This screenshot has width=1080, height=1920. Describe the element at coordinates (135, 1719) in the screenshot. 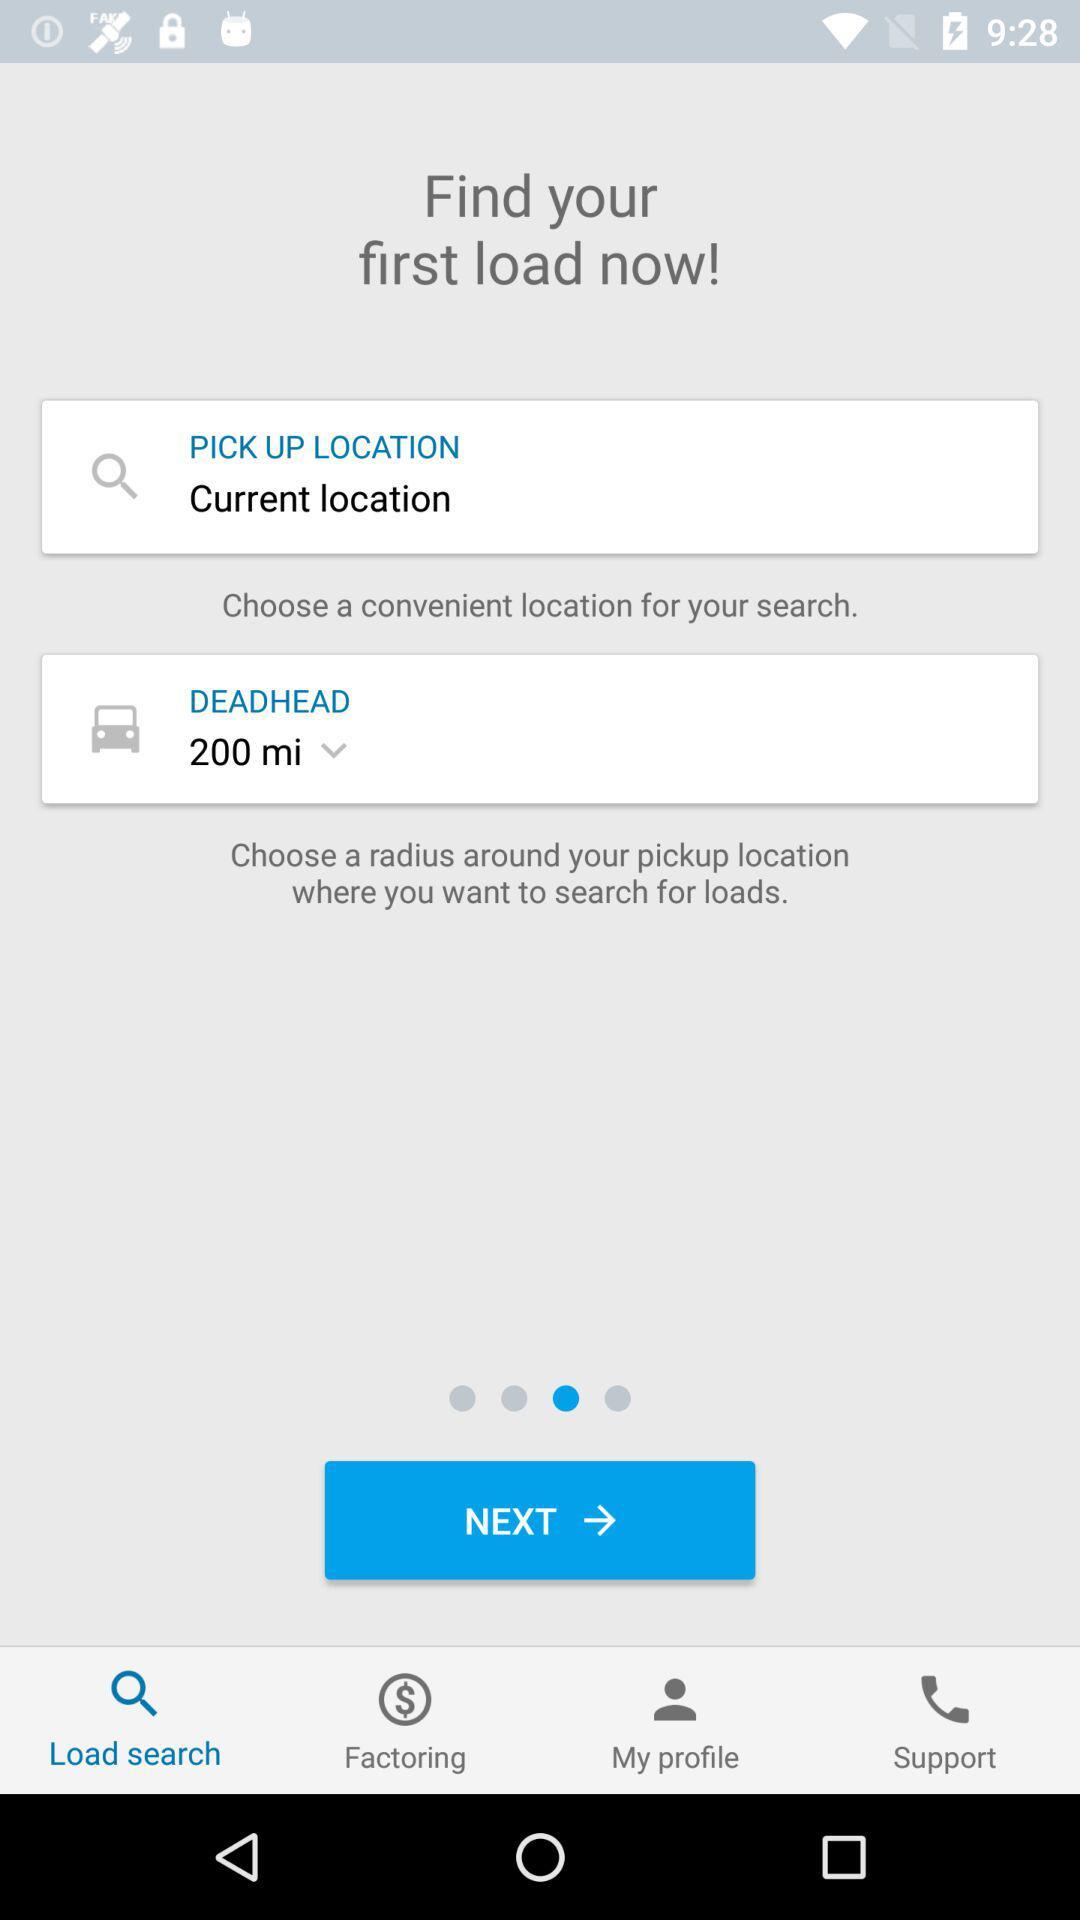

I see `item next to factoring icon` at that location.